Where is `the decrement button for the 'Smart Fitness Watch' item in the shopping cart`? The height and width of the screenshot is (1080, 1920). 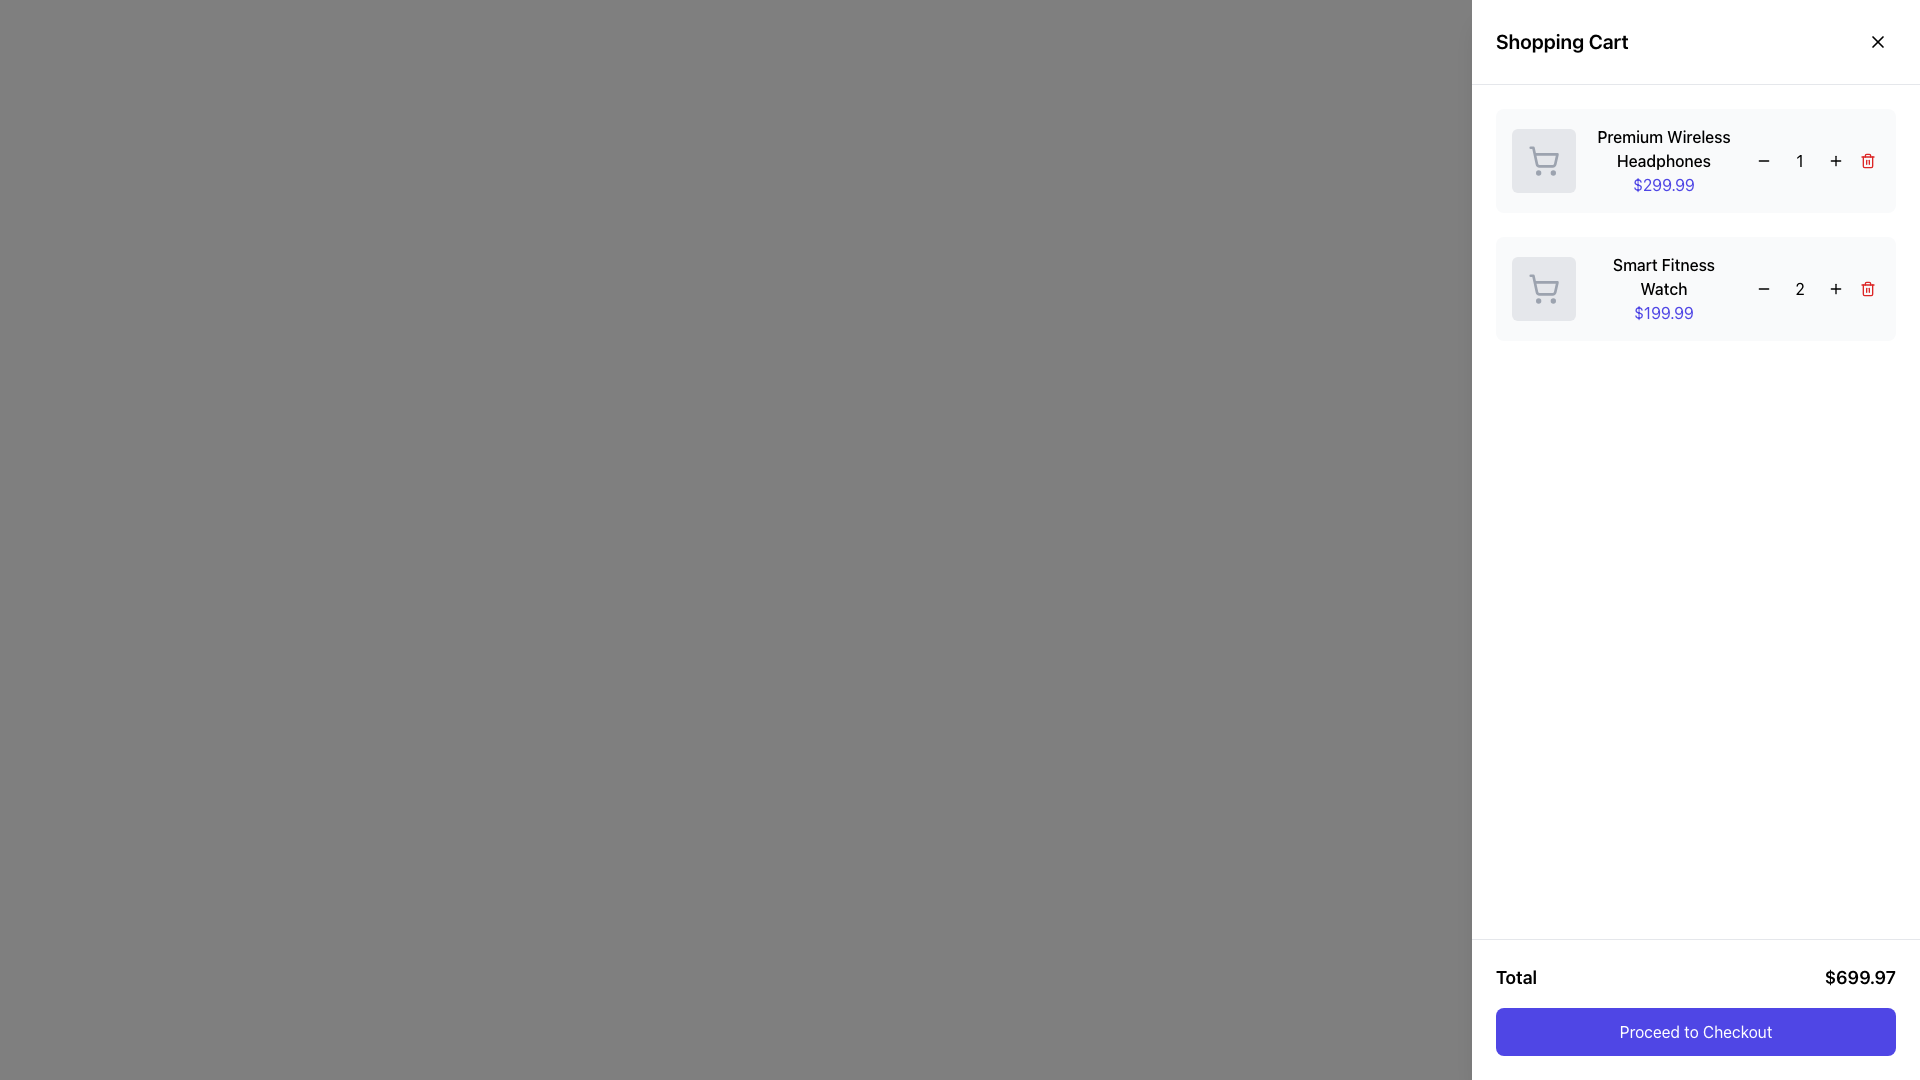 the decrement button for the 'Smart Fitness Watch' item in the shopping cart is located at coordinates (1763, 289).